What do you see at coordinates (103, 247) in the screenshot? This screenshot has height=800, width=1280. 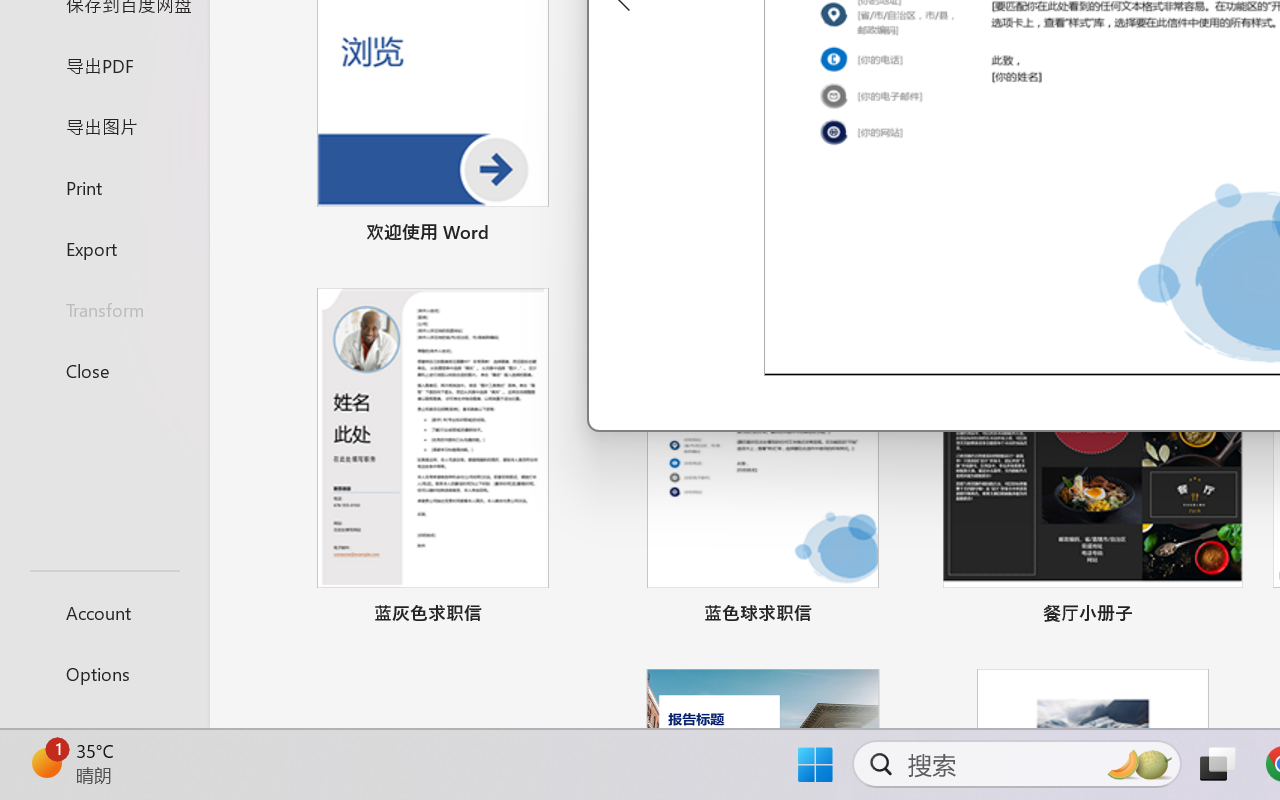 I see `'Export'` at bounding box center [103, 247].